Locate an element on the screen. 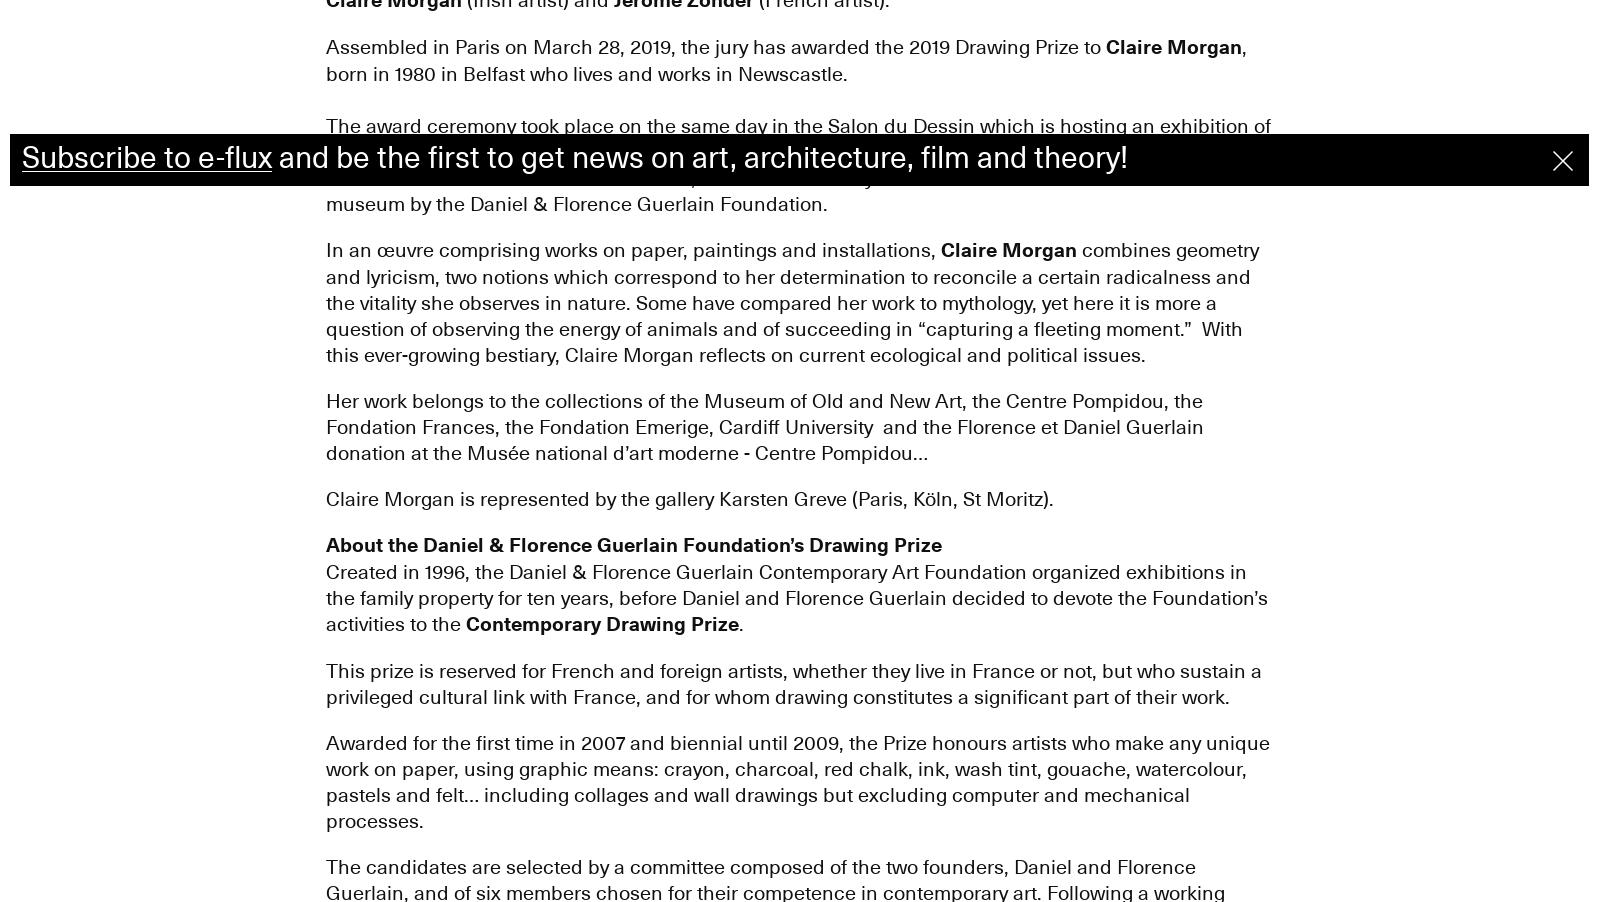  'combines geometry and lyricism, two notions which correspond to her determination to reconcile a certain radicalness and the vitality she observes in nature. Some have compared her work to mythology, yet here it is more a question of observing the energy of animals and of succeeding in “capturing a fleeting moment.”  With this ever-growing bestiary, Claire Morgan reflects on current ecological and political issues.' is located at coordinates (790, 300).